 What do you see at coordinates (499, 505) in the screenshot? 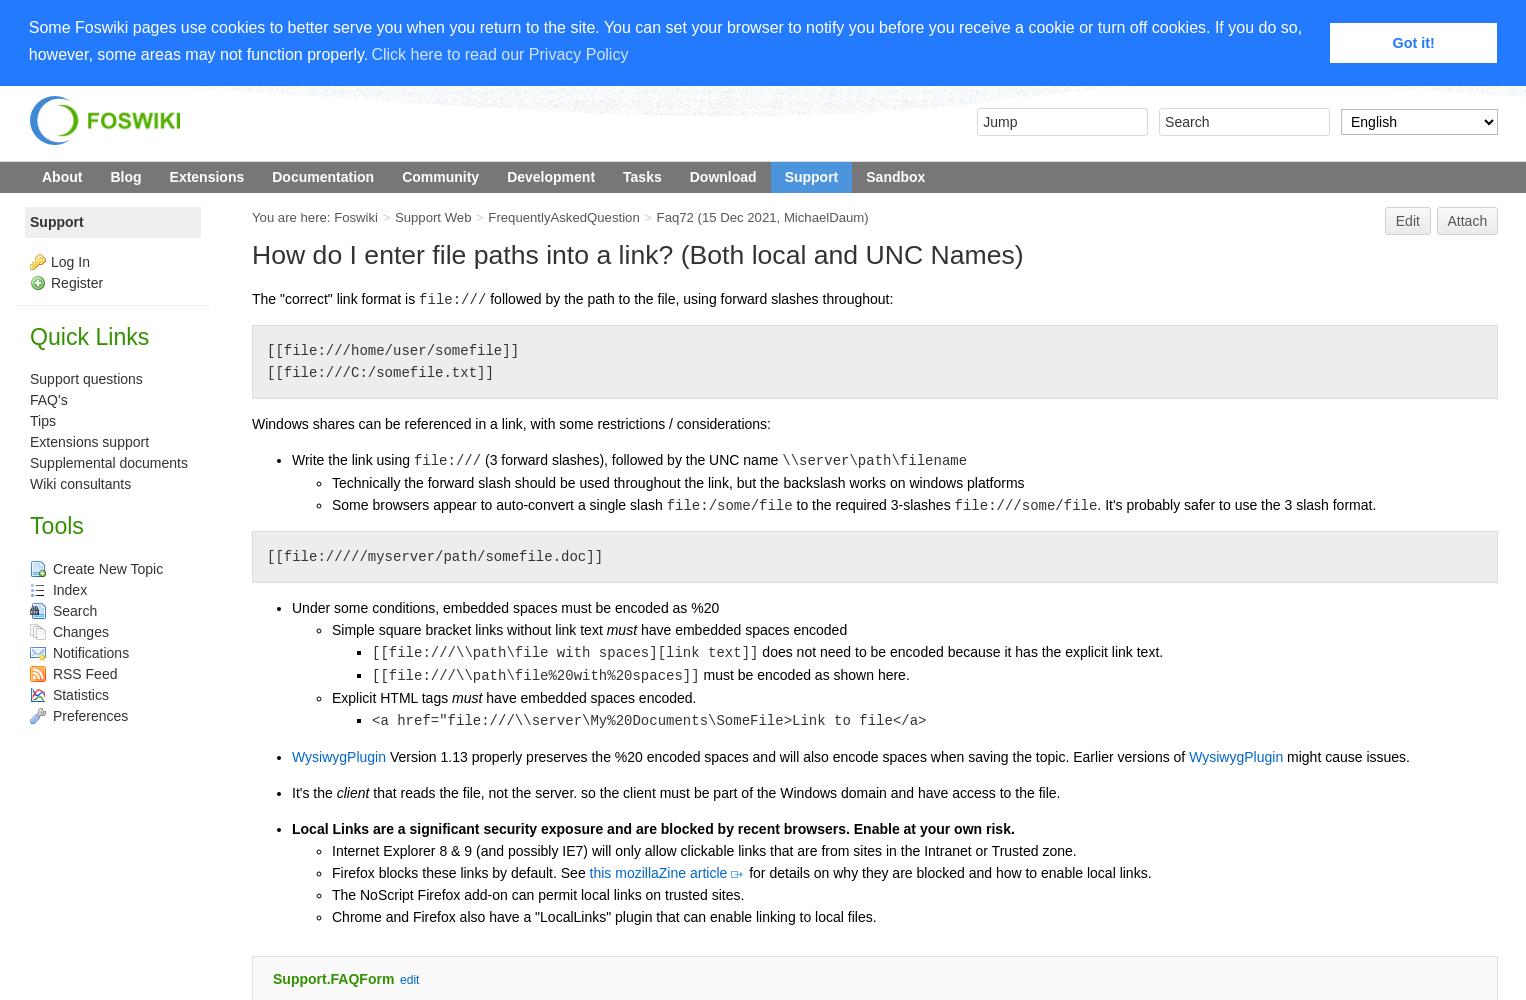
I see `'Some browsers appear to auto-convert a single slash'` at bounding box center [499, 505].